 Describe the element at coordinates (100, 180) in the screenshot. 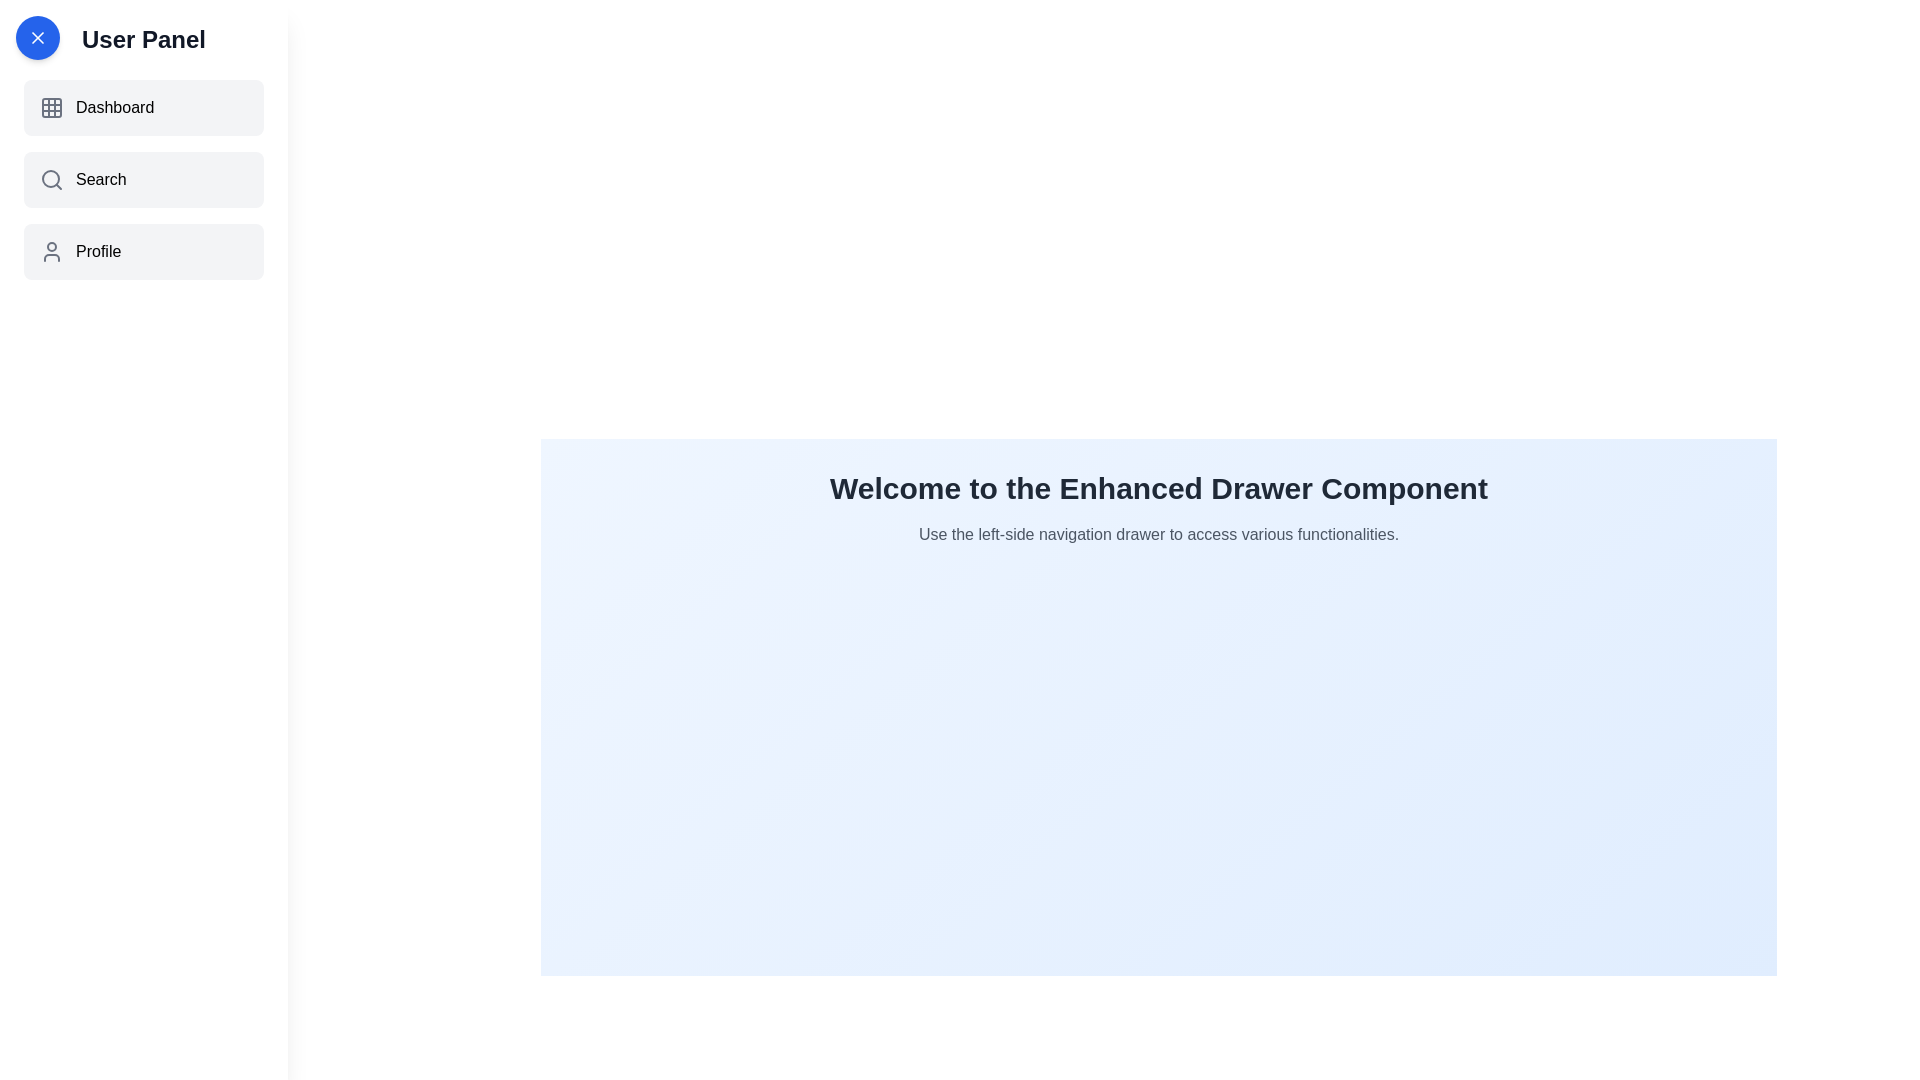

I see `the 'Search' text label which is positioned within a button in the left-side vertical navigation menu, located below the 'Dashboard' button and above the 'Profile' button` at that location.